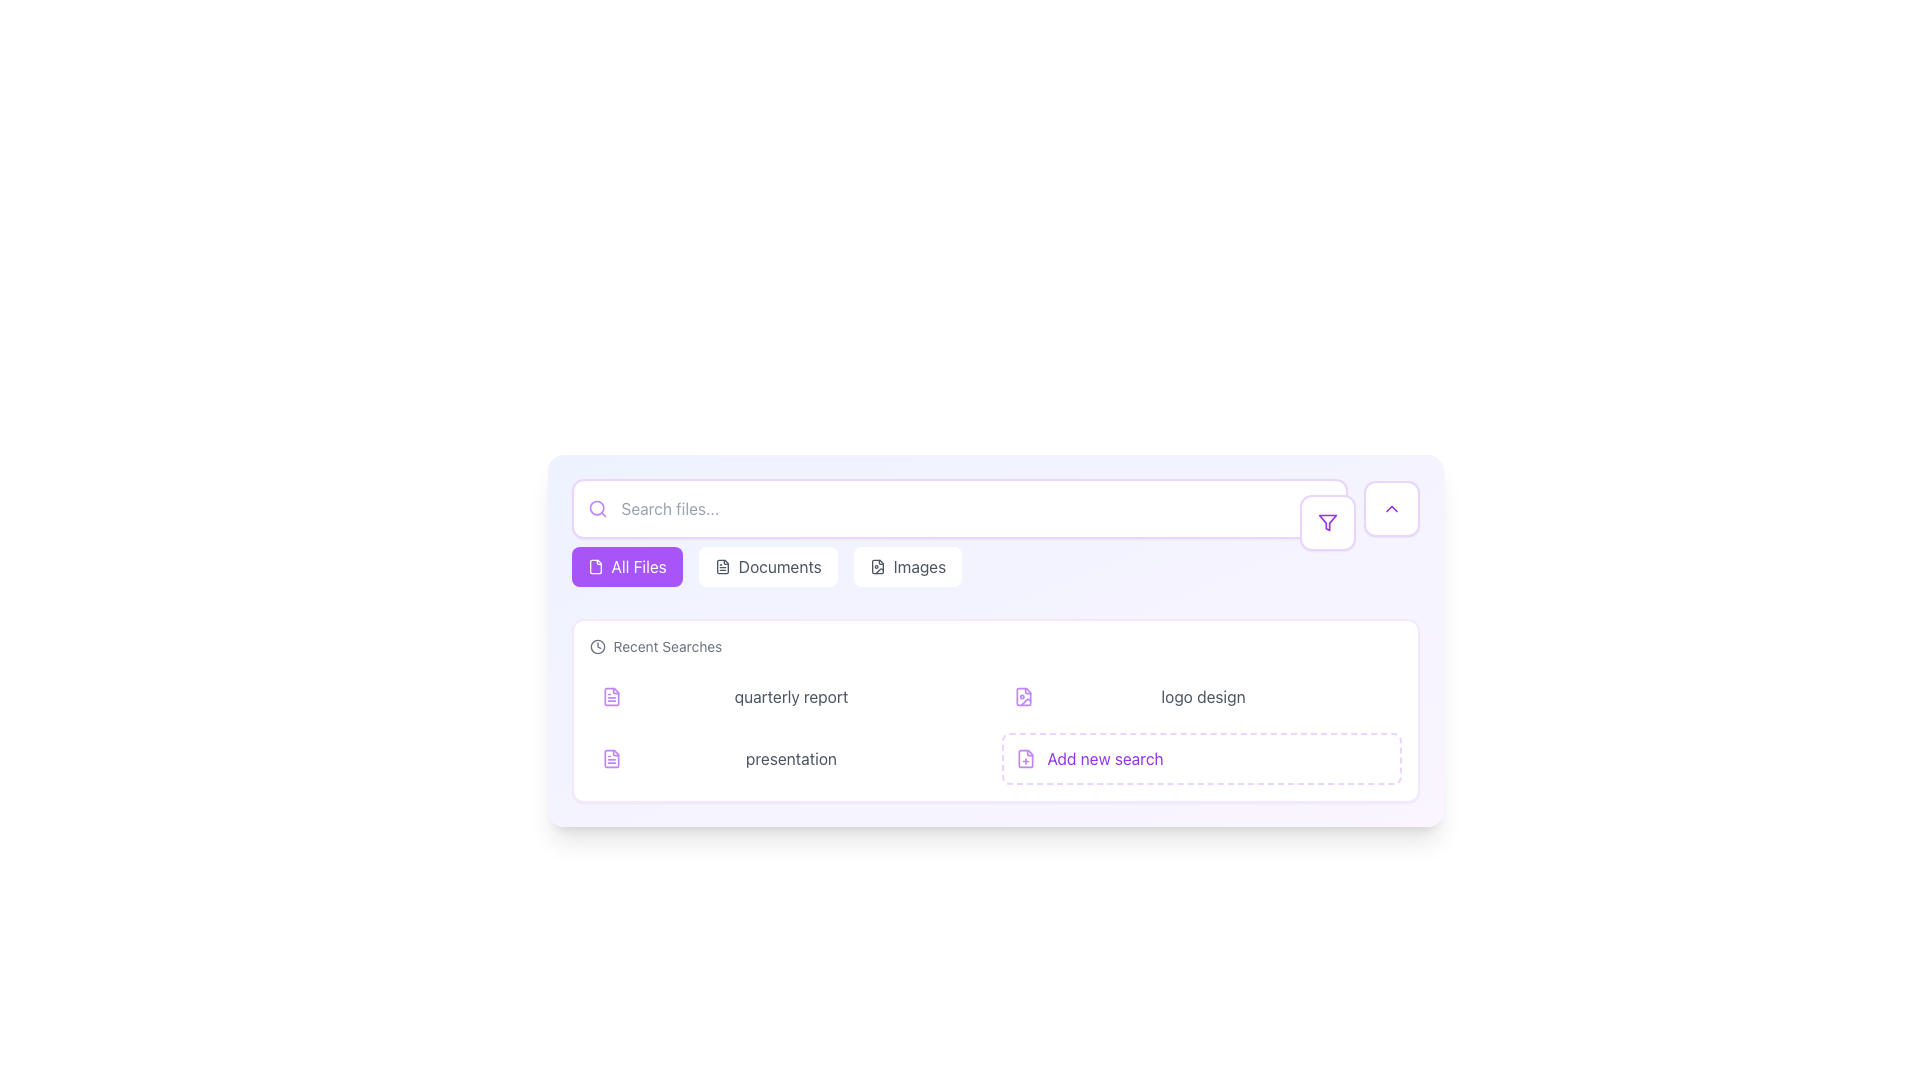  What do you see at coordinates (610, 759) in the screenshot?
I see `the document icon, which is the largest shape in a group of vector paths, located in the second row of the recent searches list` at bounding box center [610, 759].